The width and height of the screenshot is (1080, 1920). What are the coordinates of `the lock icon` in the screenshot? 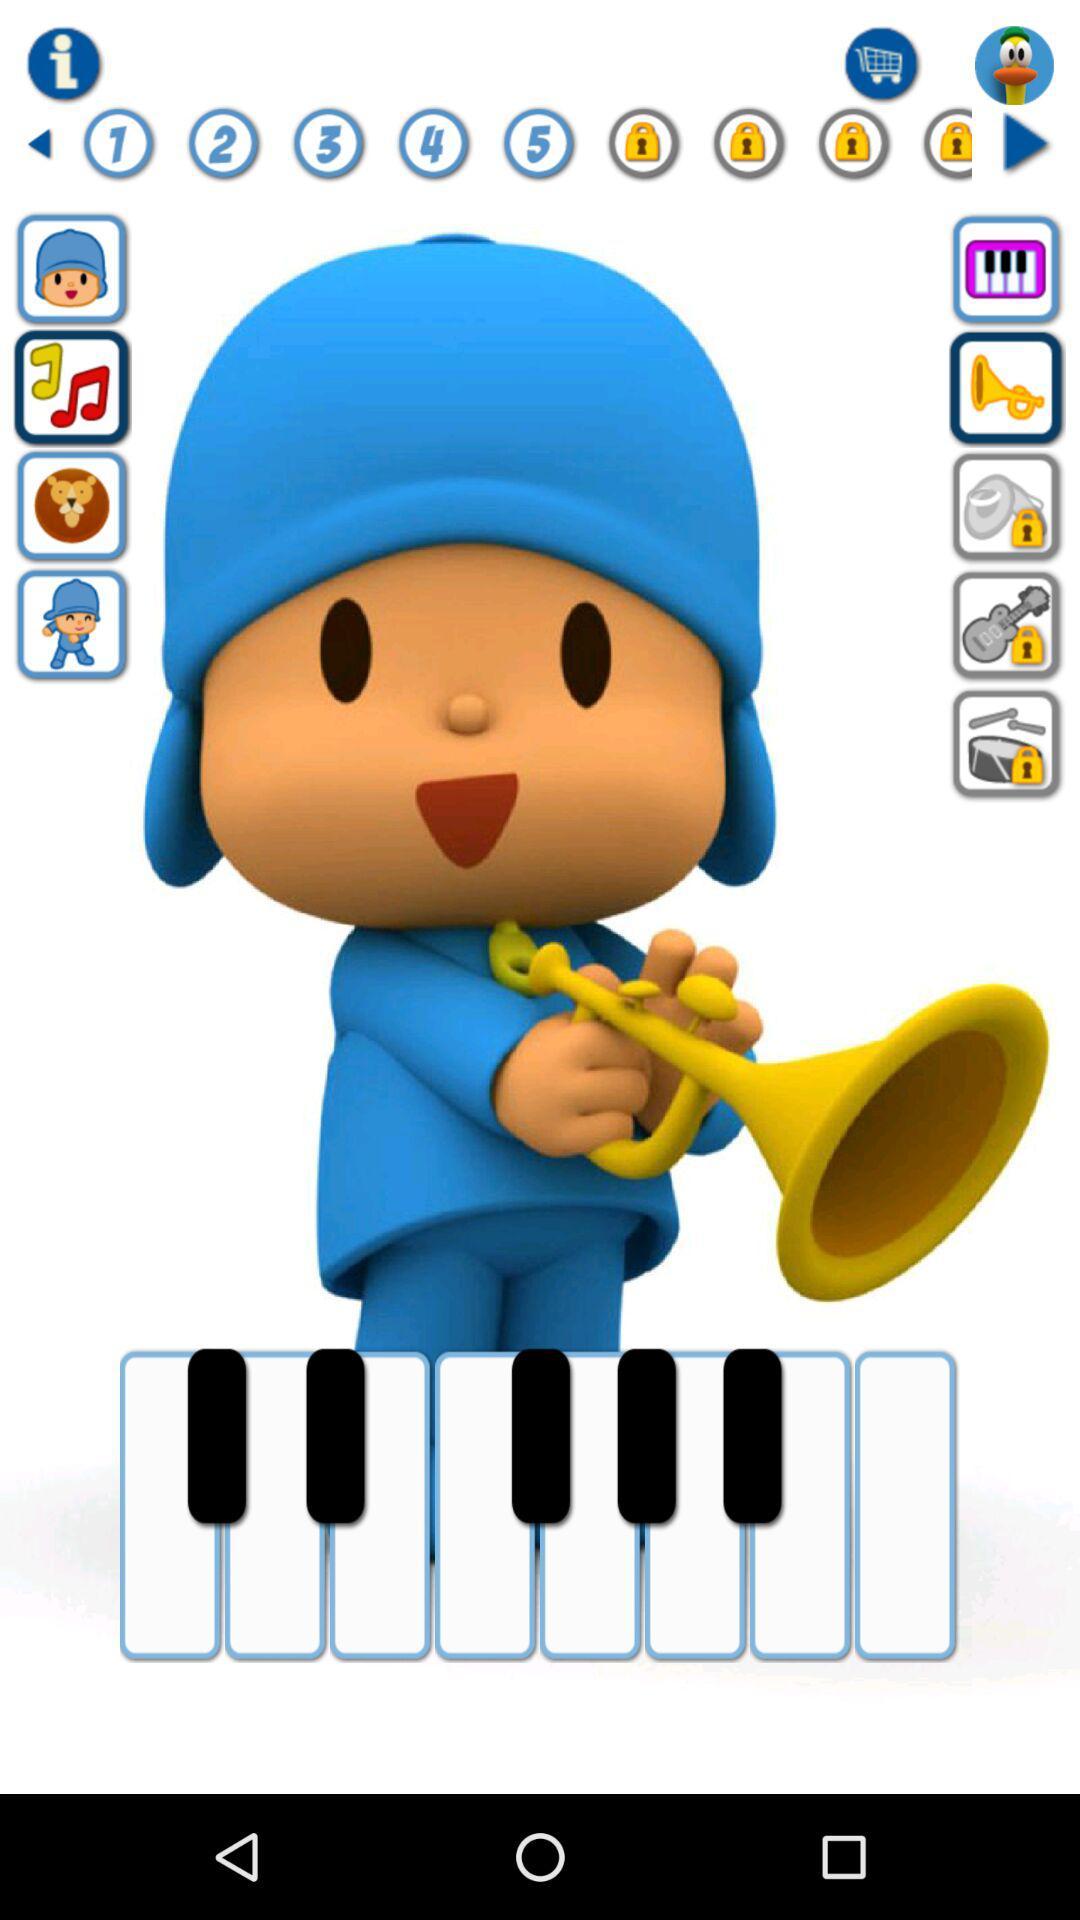 It's located at (1007, 542).